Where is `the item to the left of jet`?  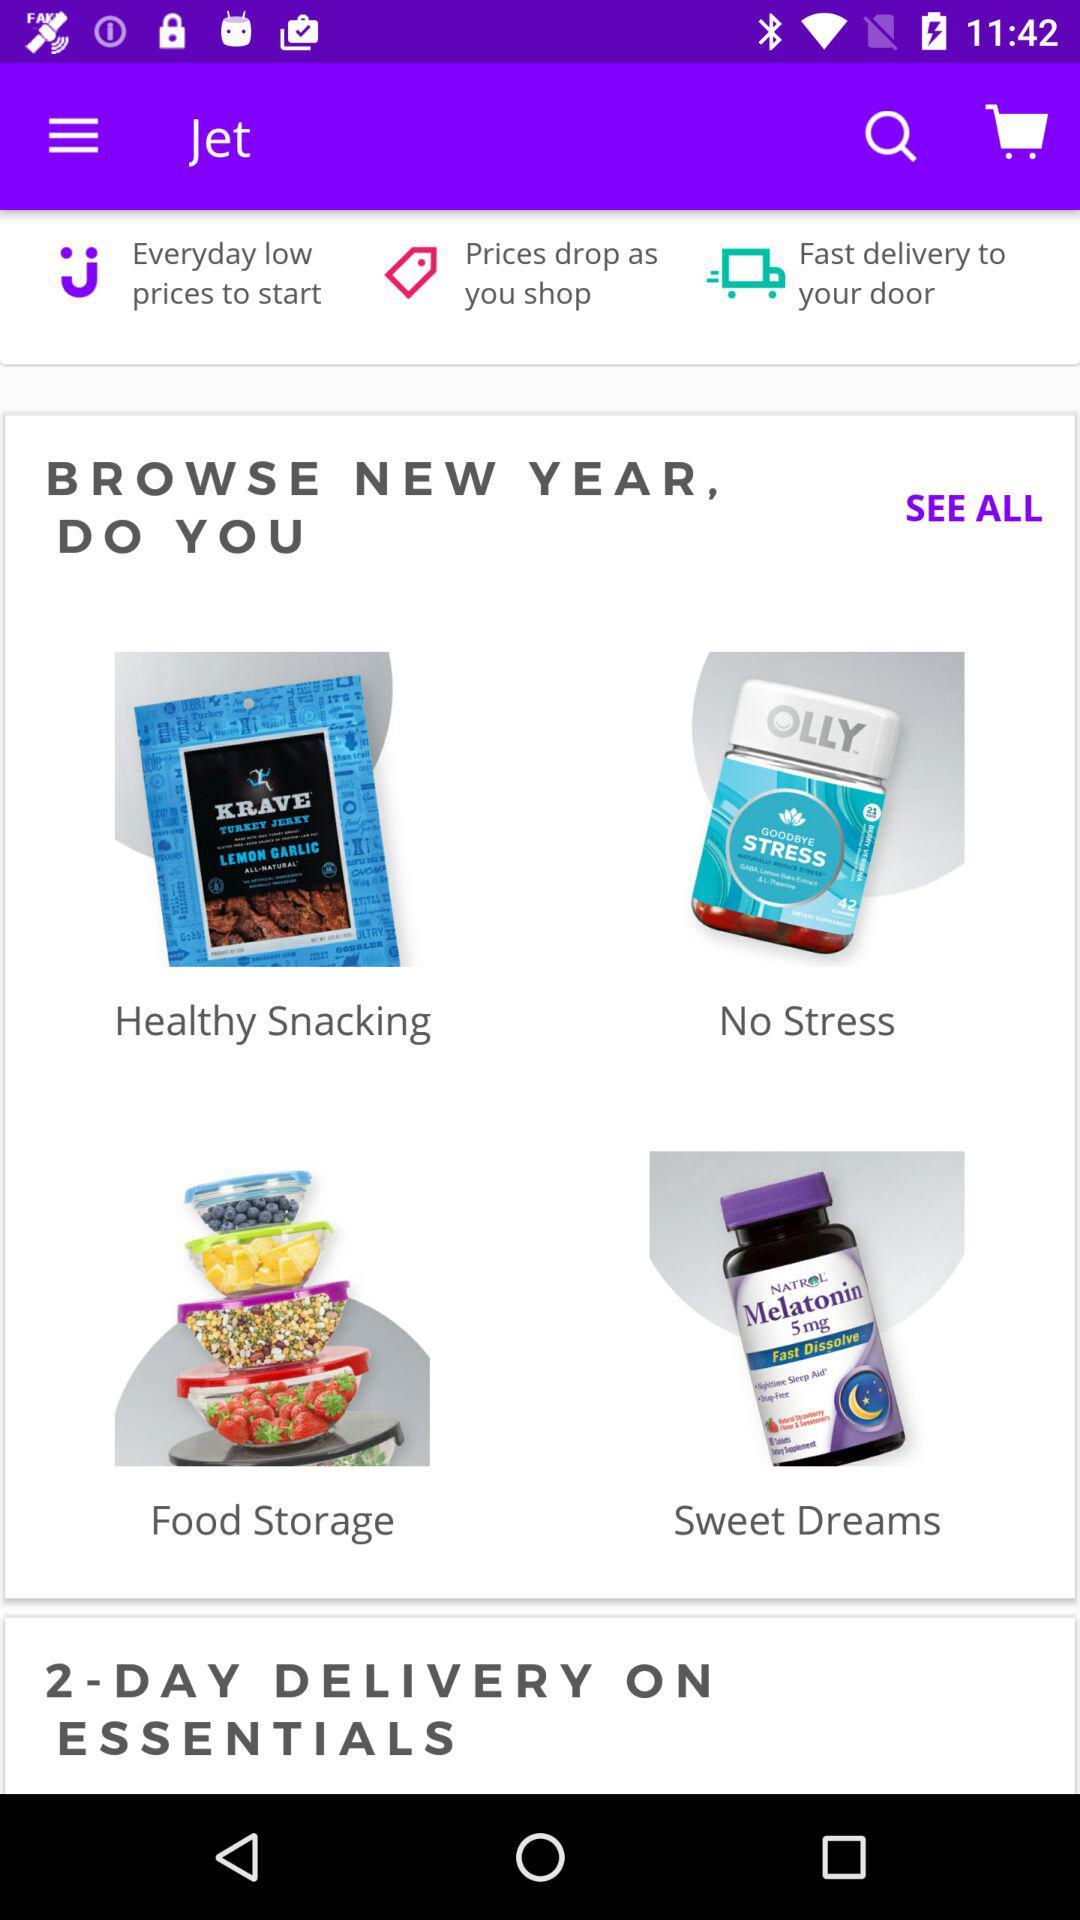 the item to the left of jet is located at coordinates (72, 135).